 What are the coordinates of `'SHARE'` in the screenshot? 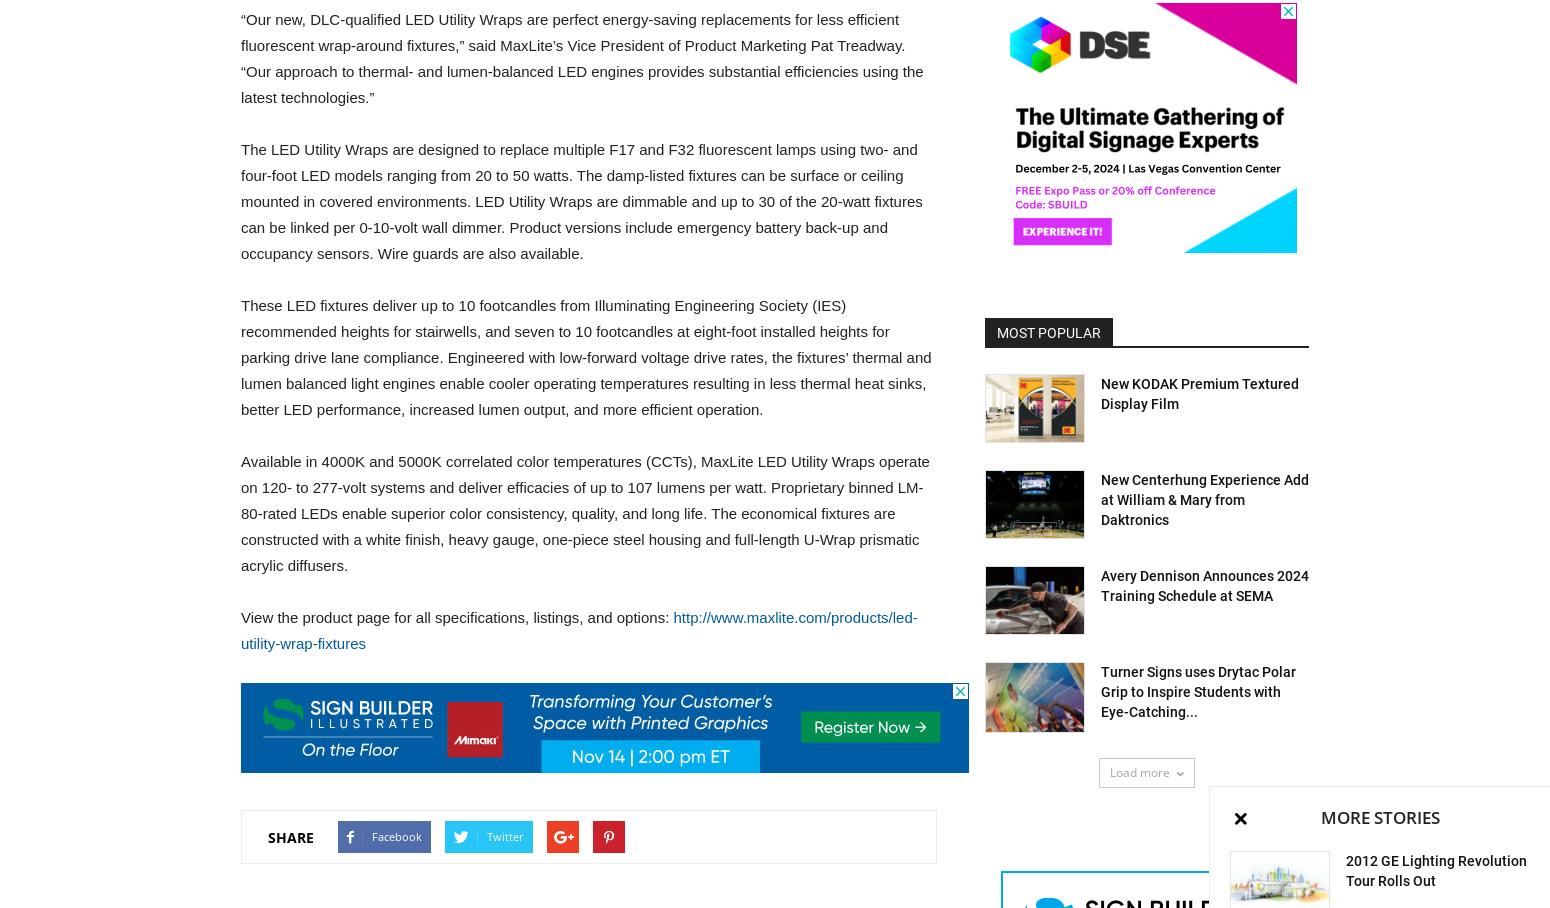 It's located at (290, 835).